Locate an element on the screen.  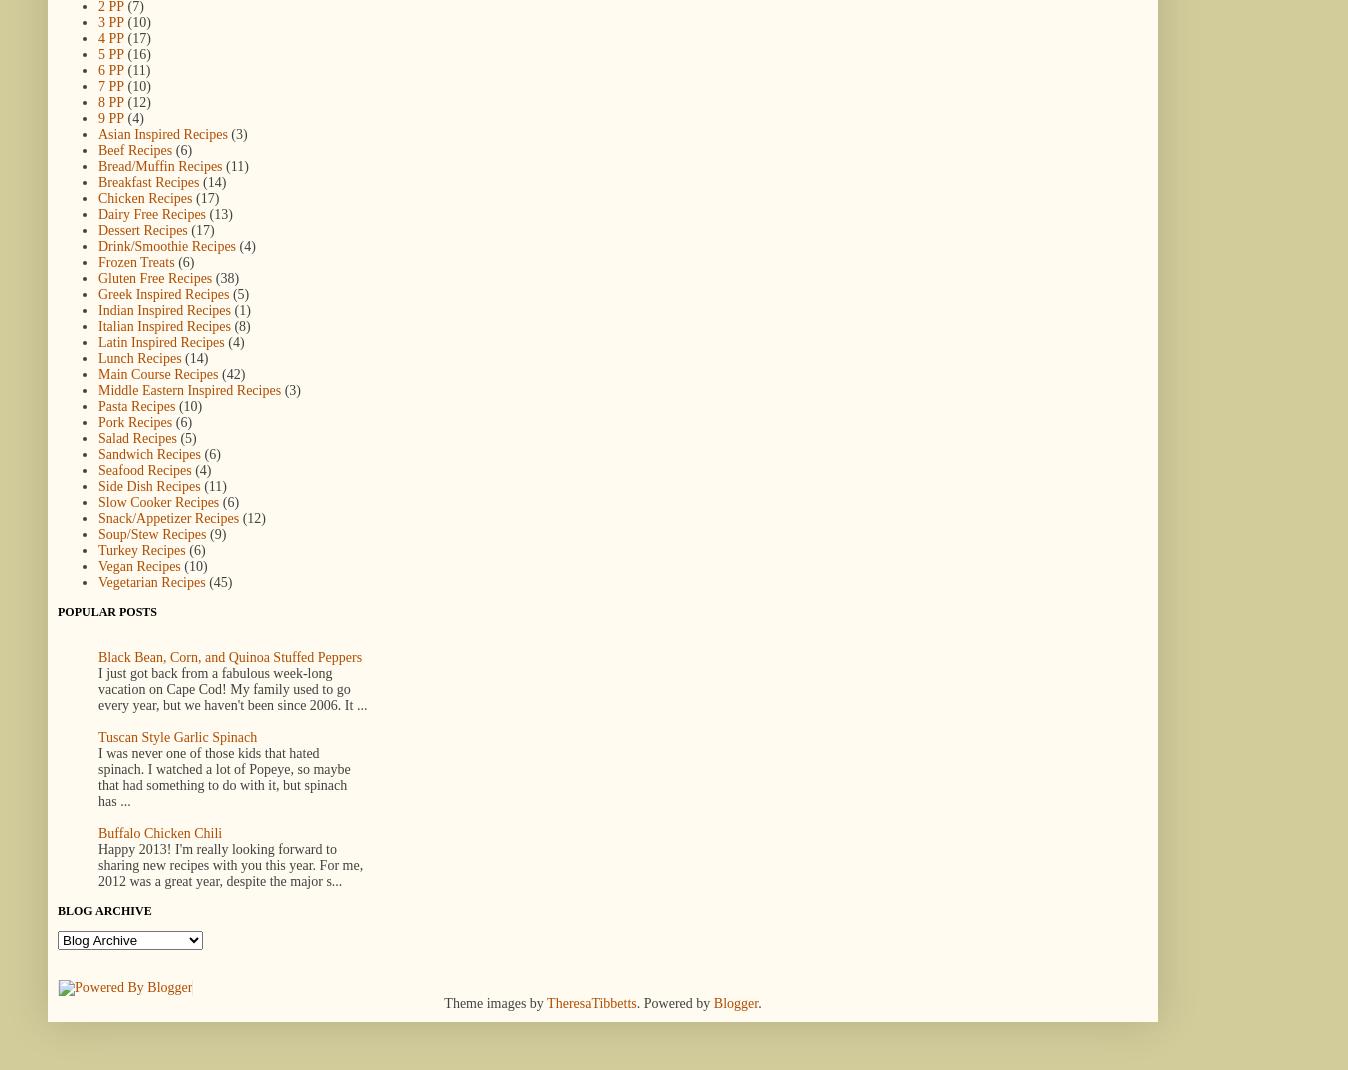
'5 PP' is located at coordinates (109, 53).